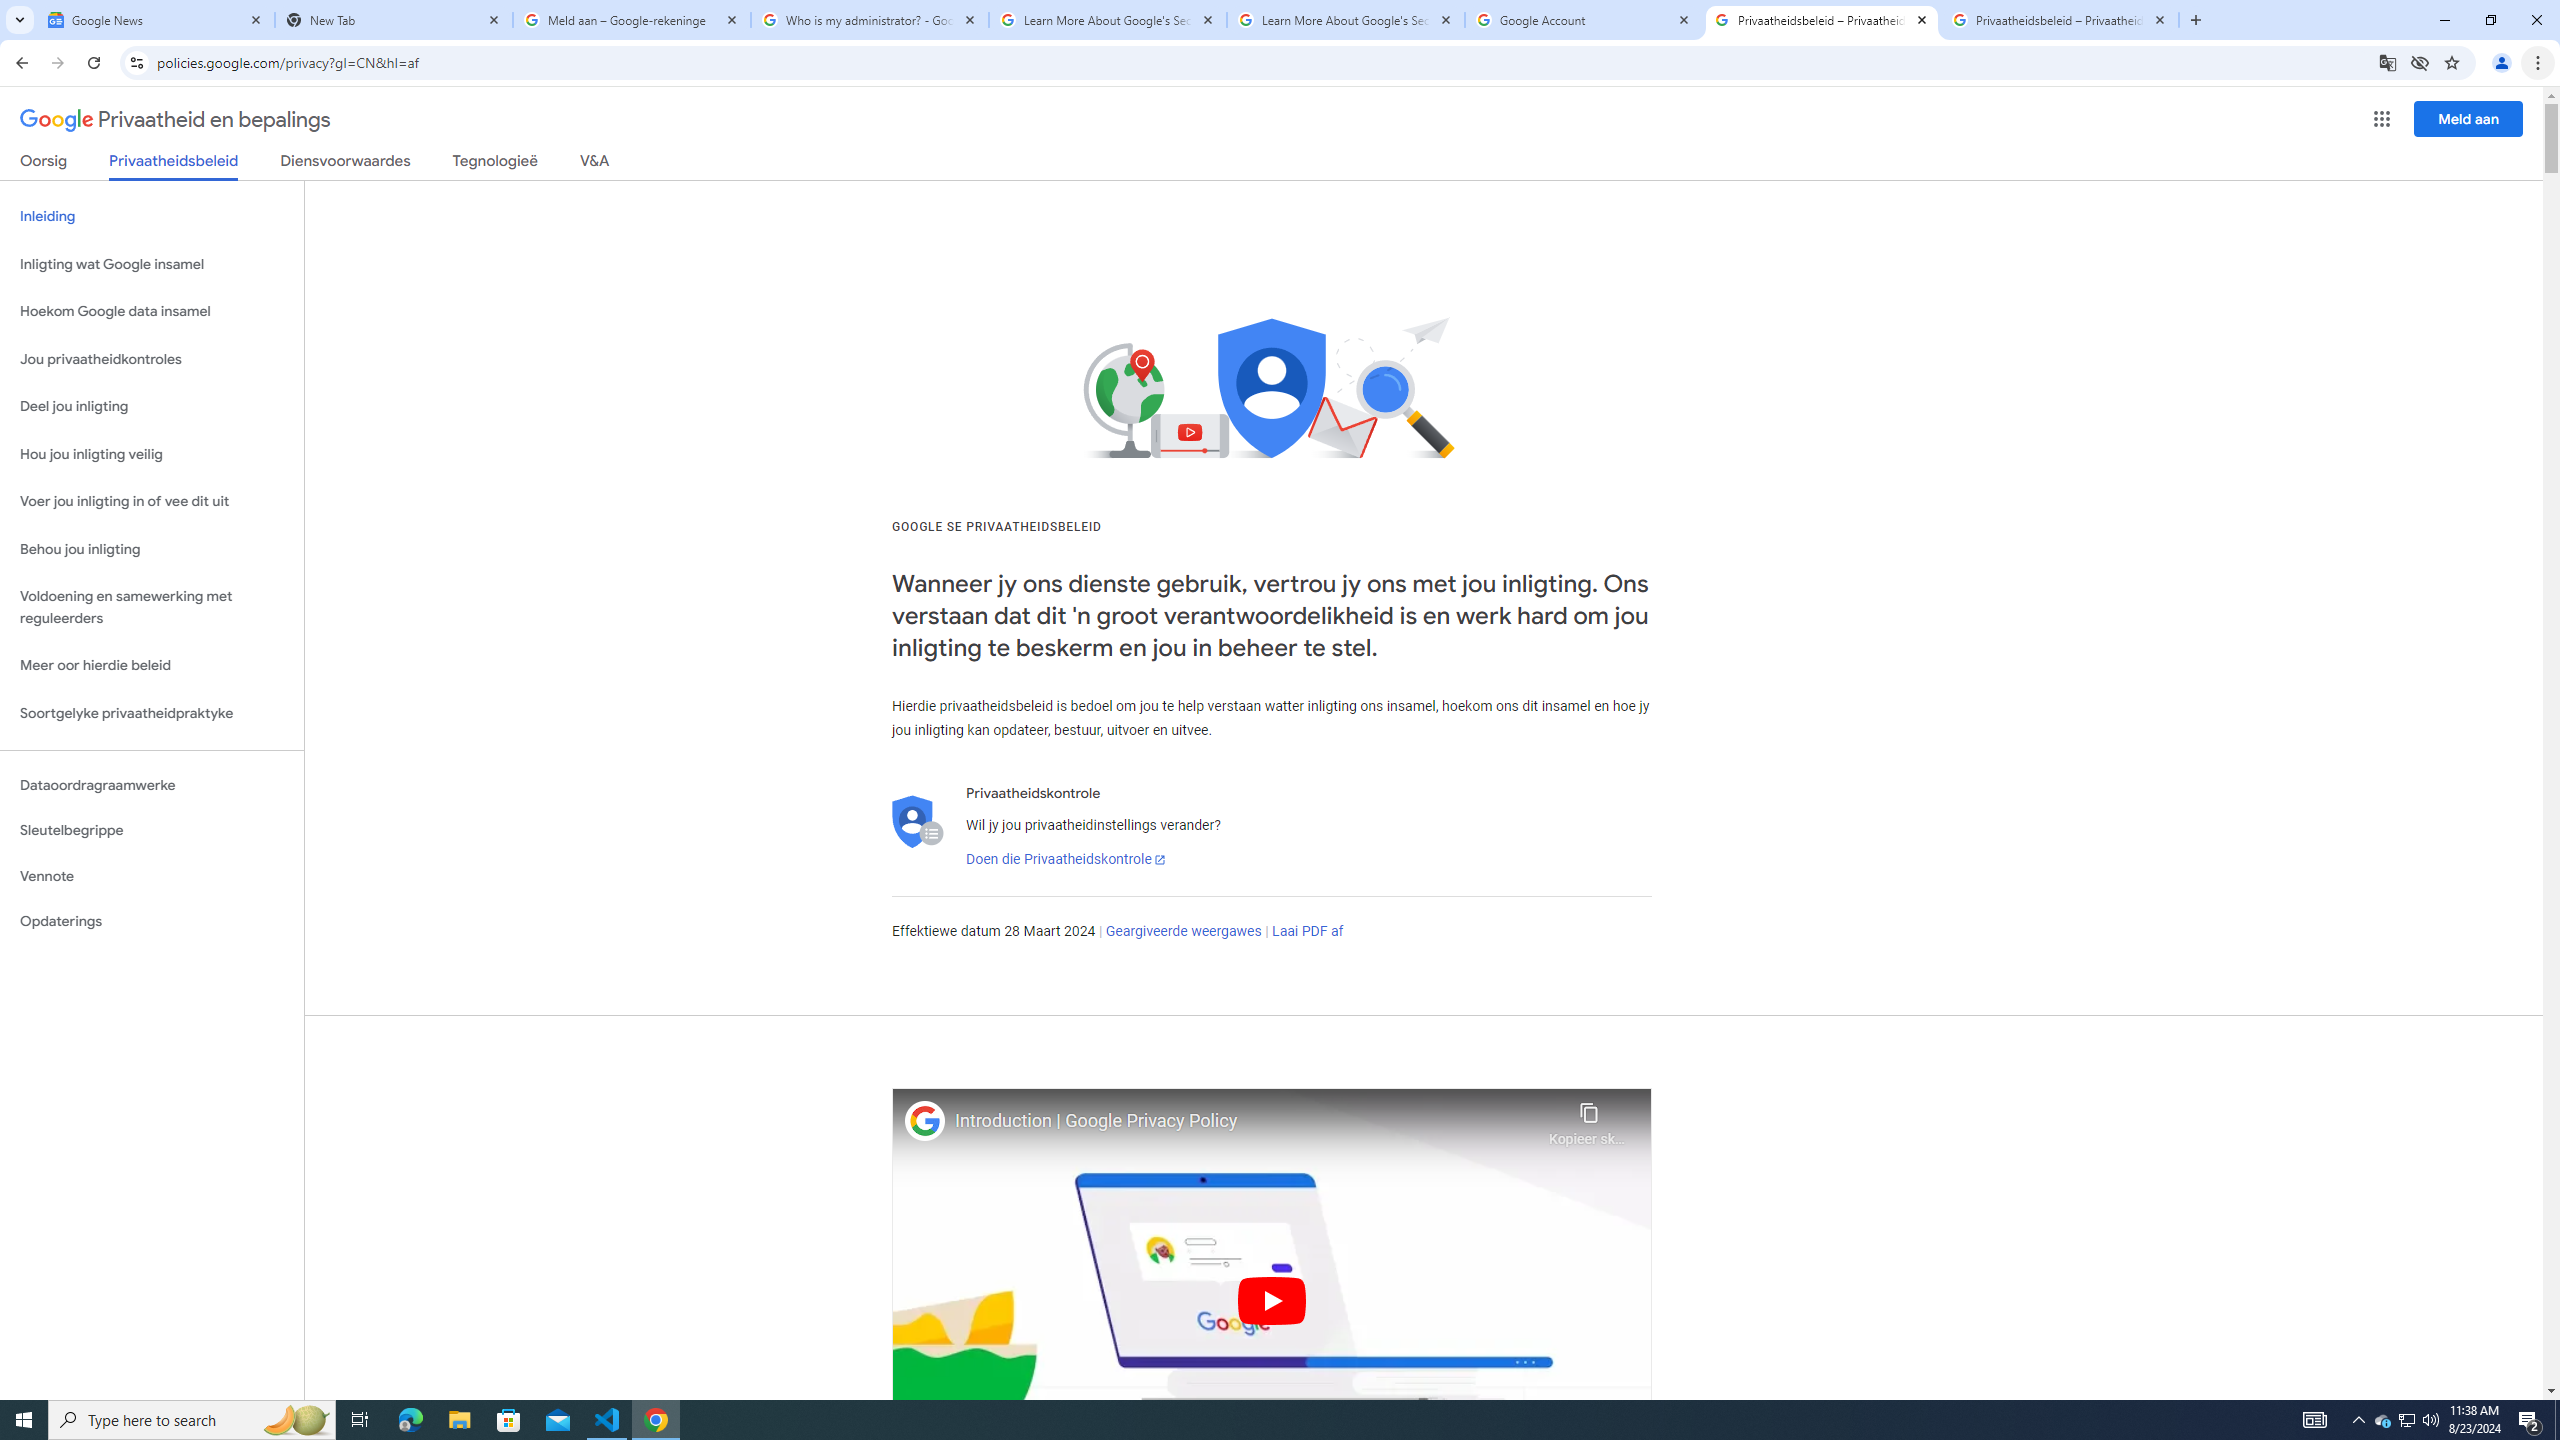 This screenshot has height=1440, width=2560. Describe the element at coordinates (151, 666) in the screenshot. I see `'Meer oor hierdie beleid'` at that location.